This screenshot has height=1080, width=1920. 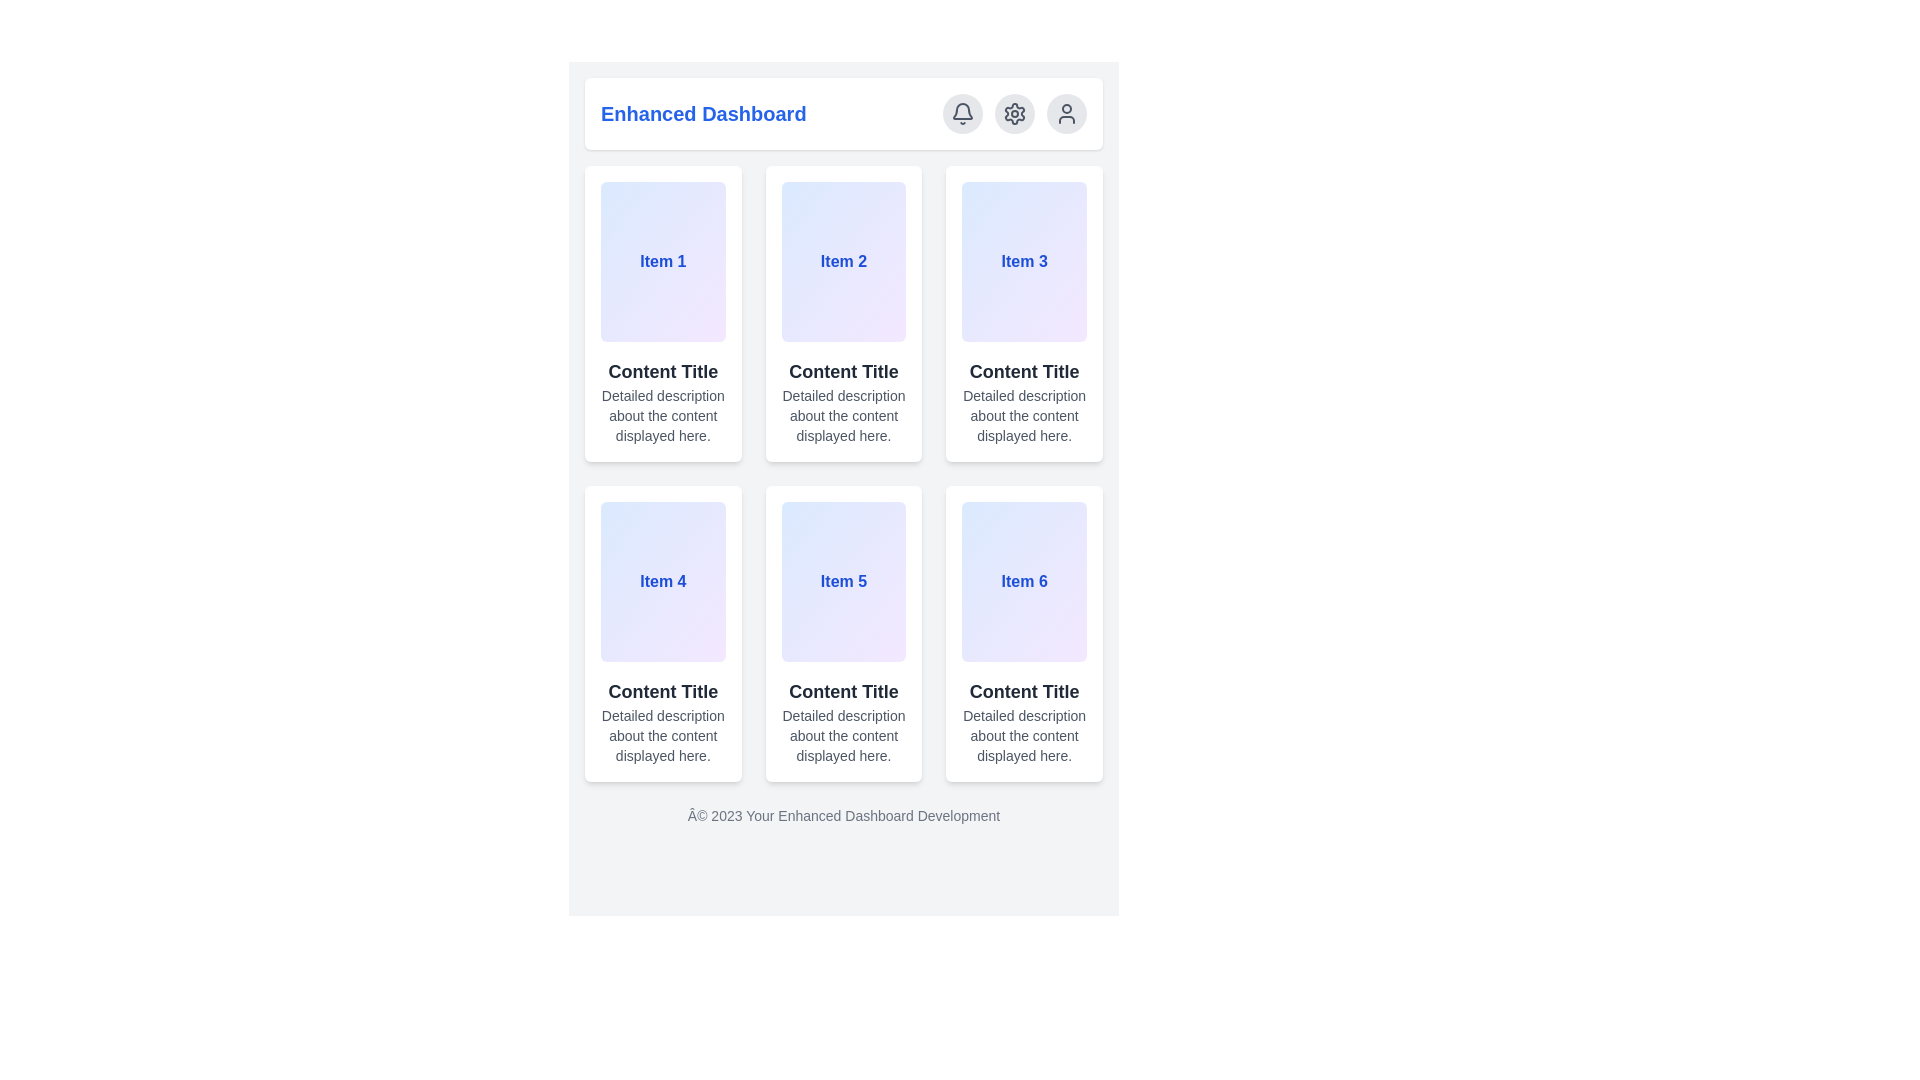 I want to click on the third informational card in the dashboard, located in the first row and to the right of the second card titled 'Item 2', so click(x=1024, y=313).